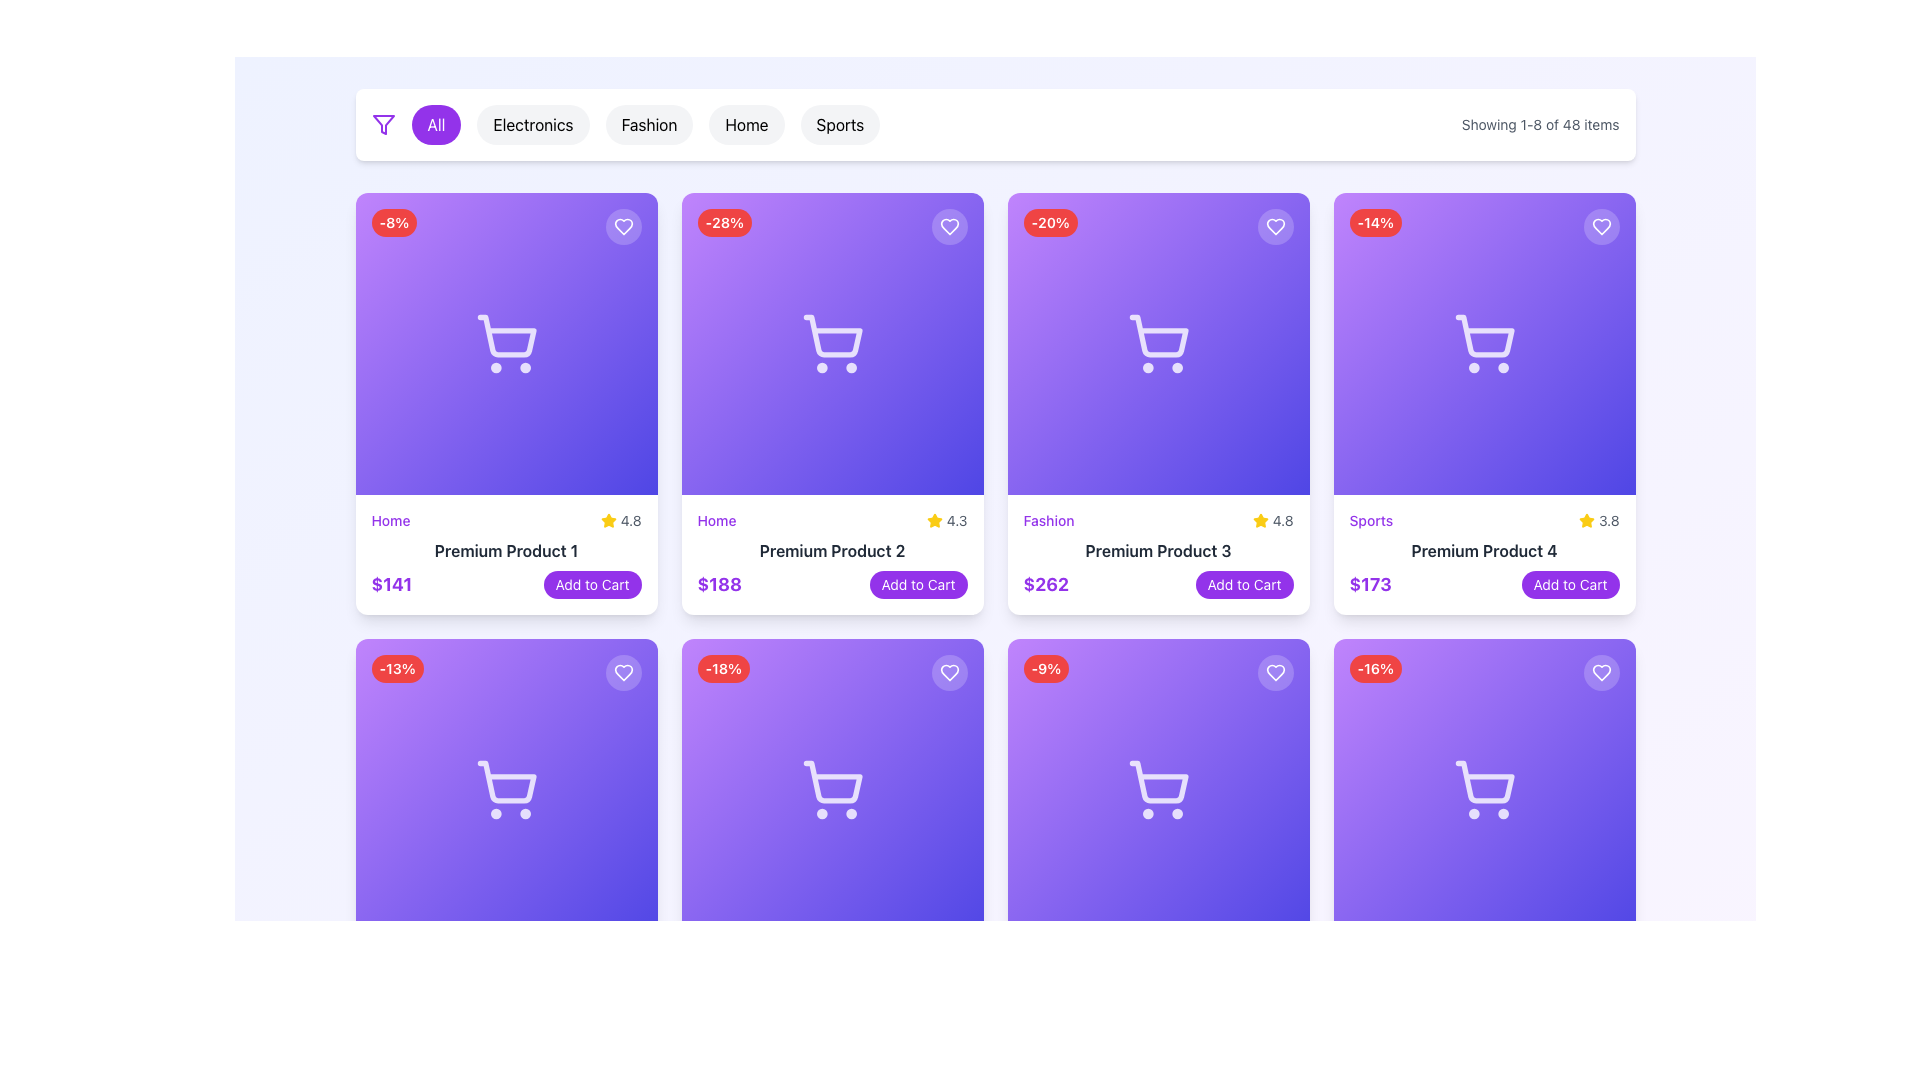  What do you see at coordinates (506, 551) in the screenshot?
I see `the text label displaying the product name in the lower-middle part of the first product card in the leftmost column to trigger any potential tooltip or visual effect` at bounding box center [506, 551].